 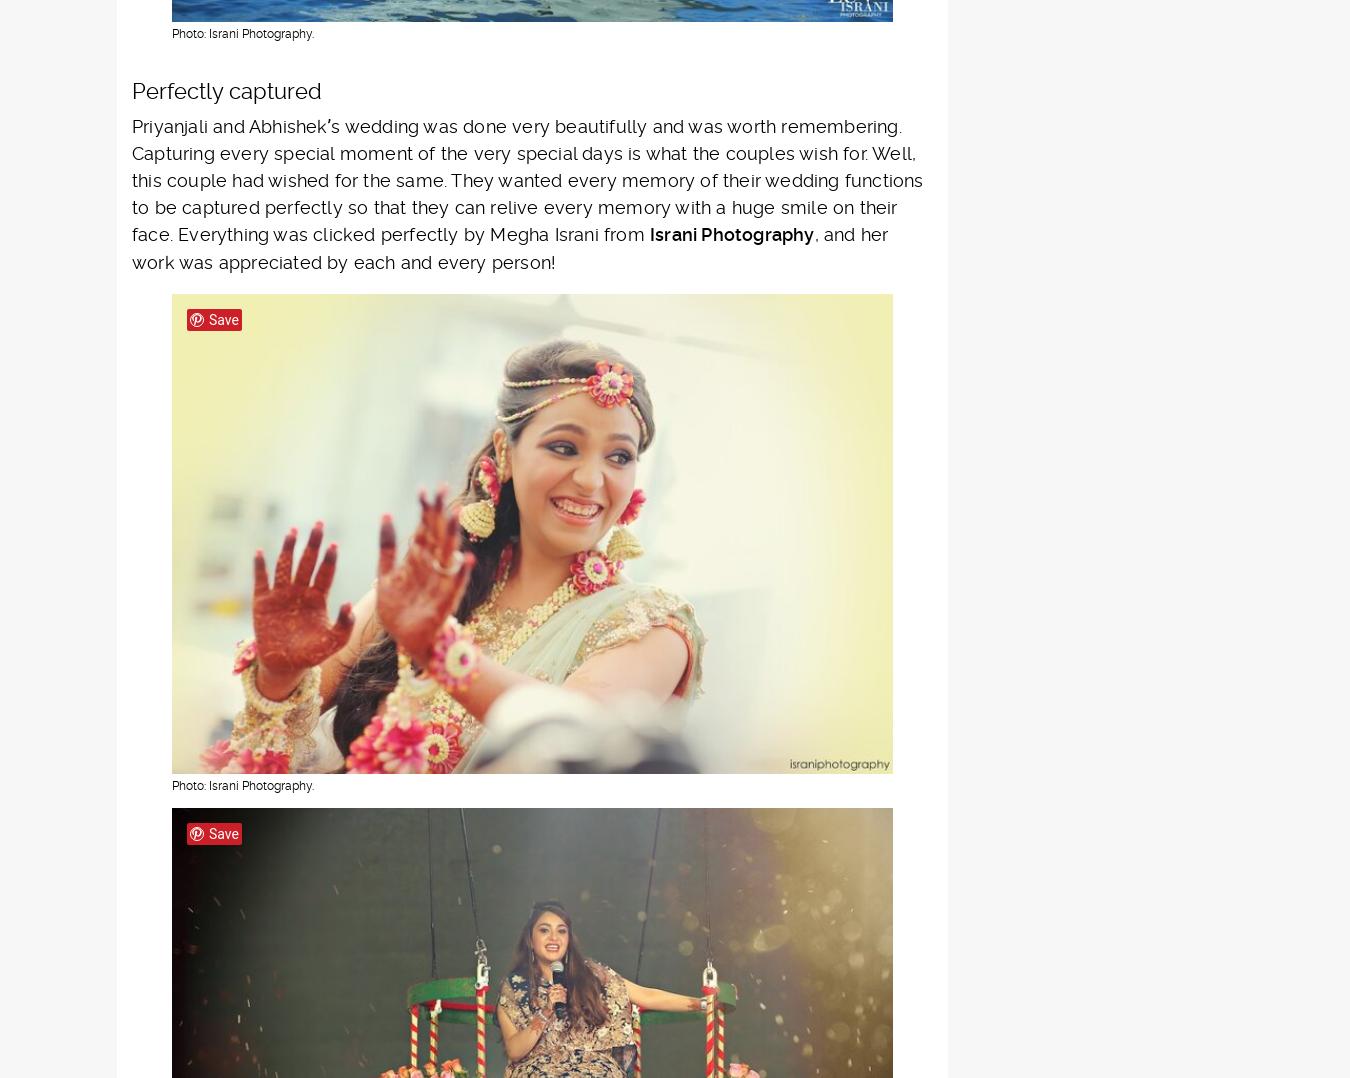 What do you see at coordinates (494, 311) in the screenshot?
I see `'Top wedding photography of Maharashtra'` at bounding box center [494, 311].